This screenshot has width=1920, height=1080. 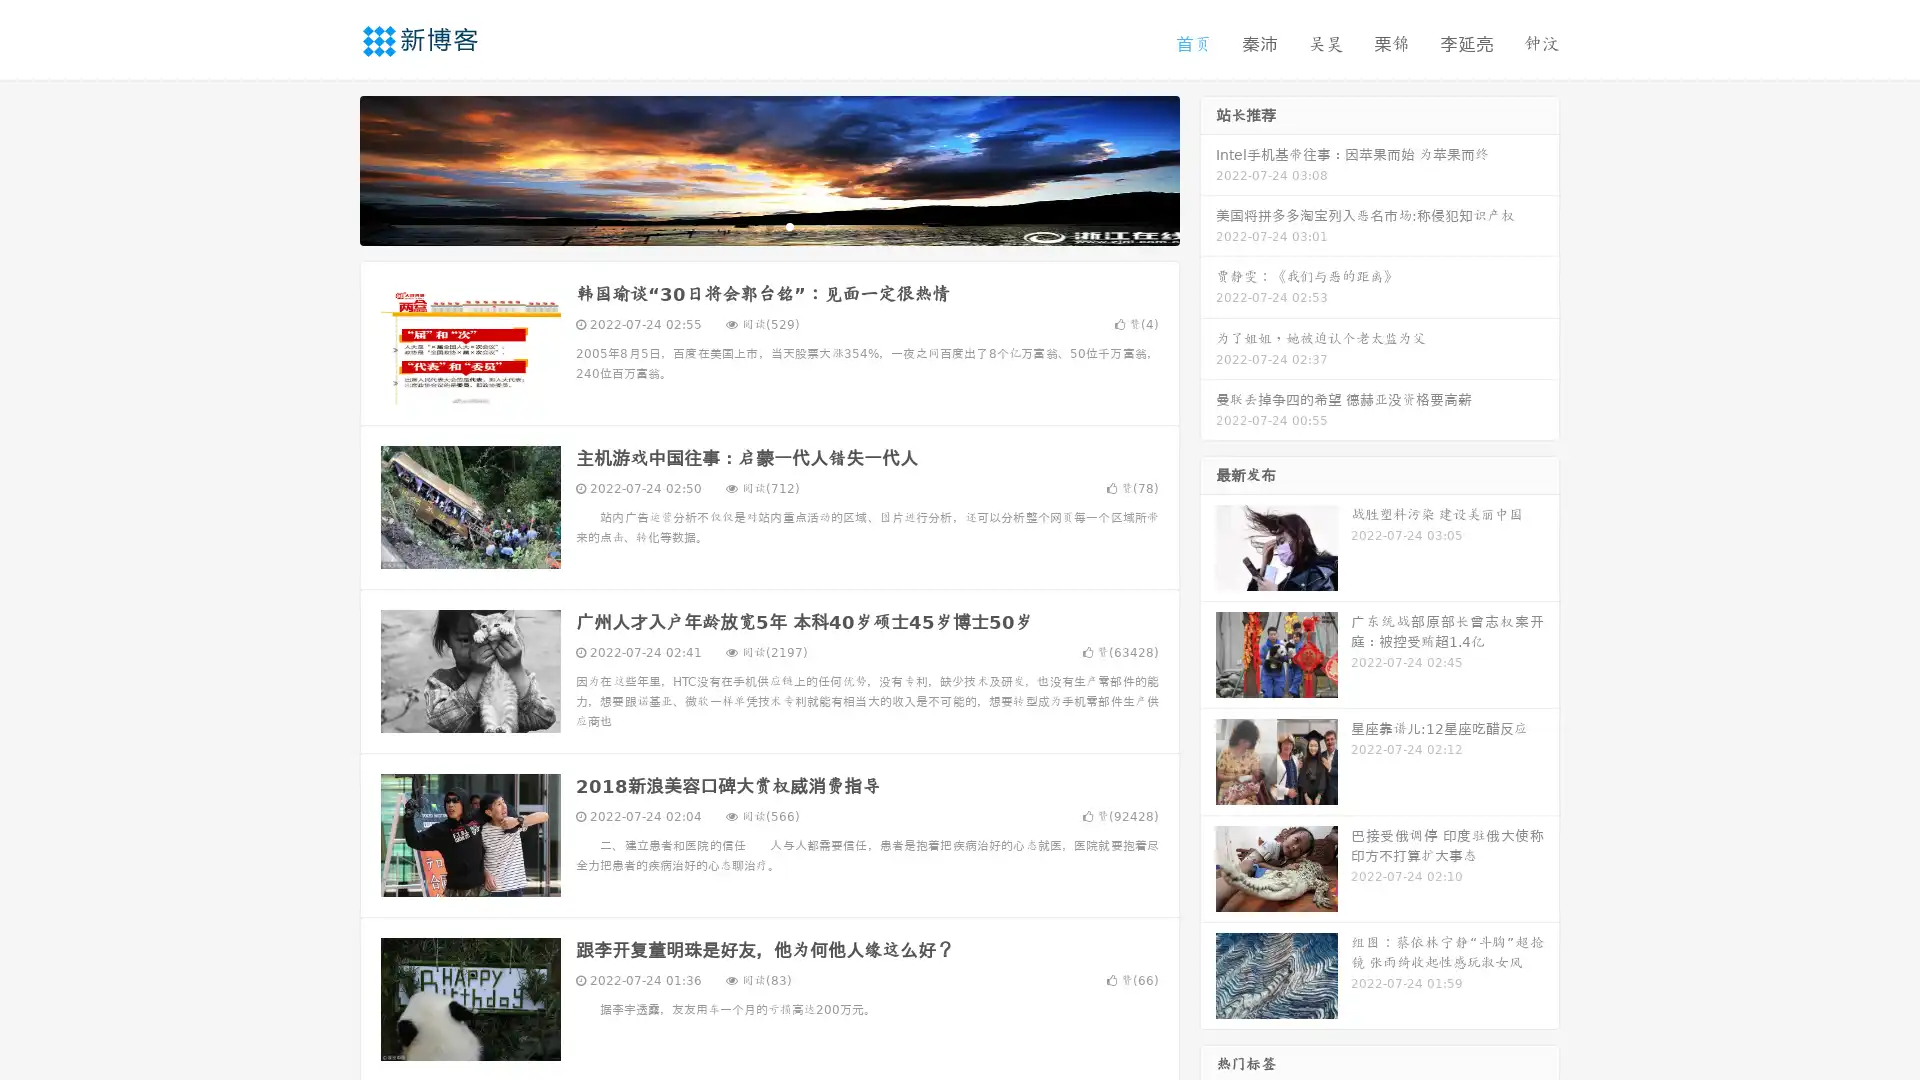 I want to click on Previous slide, so click(x=330, y=168).